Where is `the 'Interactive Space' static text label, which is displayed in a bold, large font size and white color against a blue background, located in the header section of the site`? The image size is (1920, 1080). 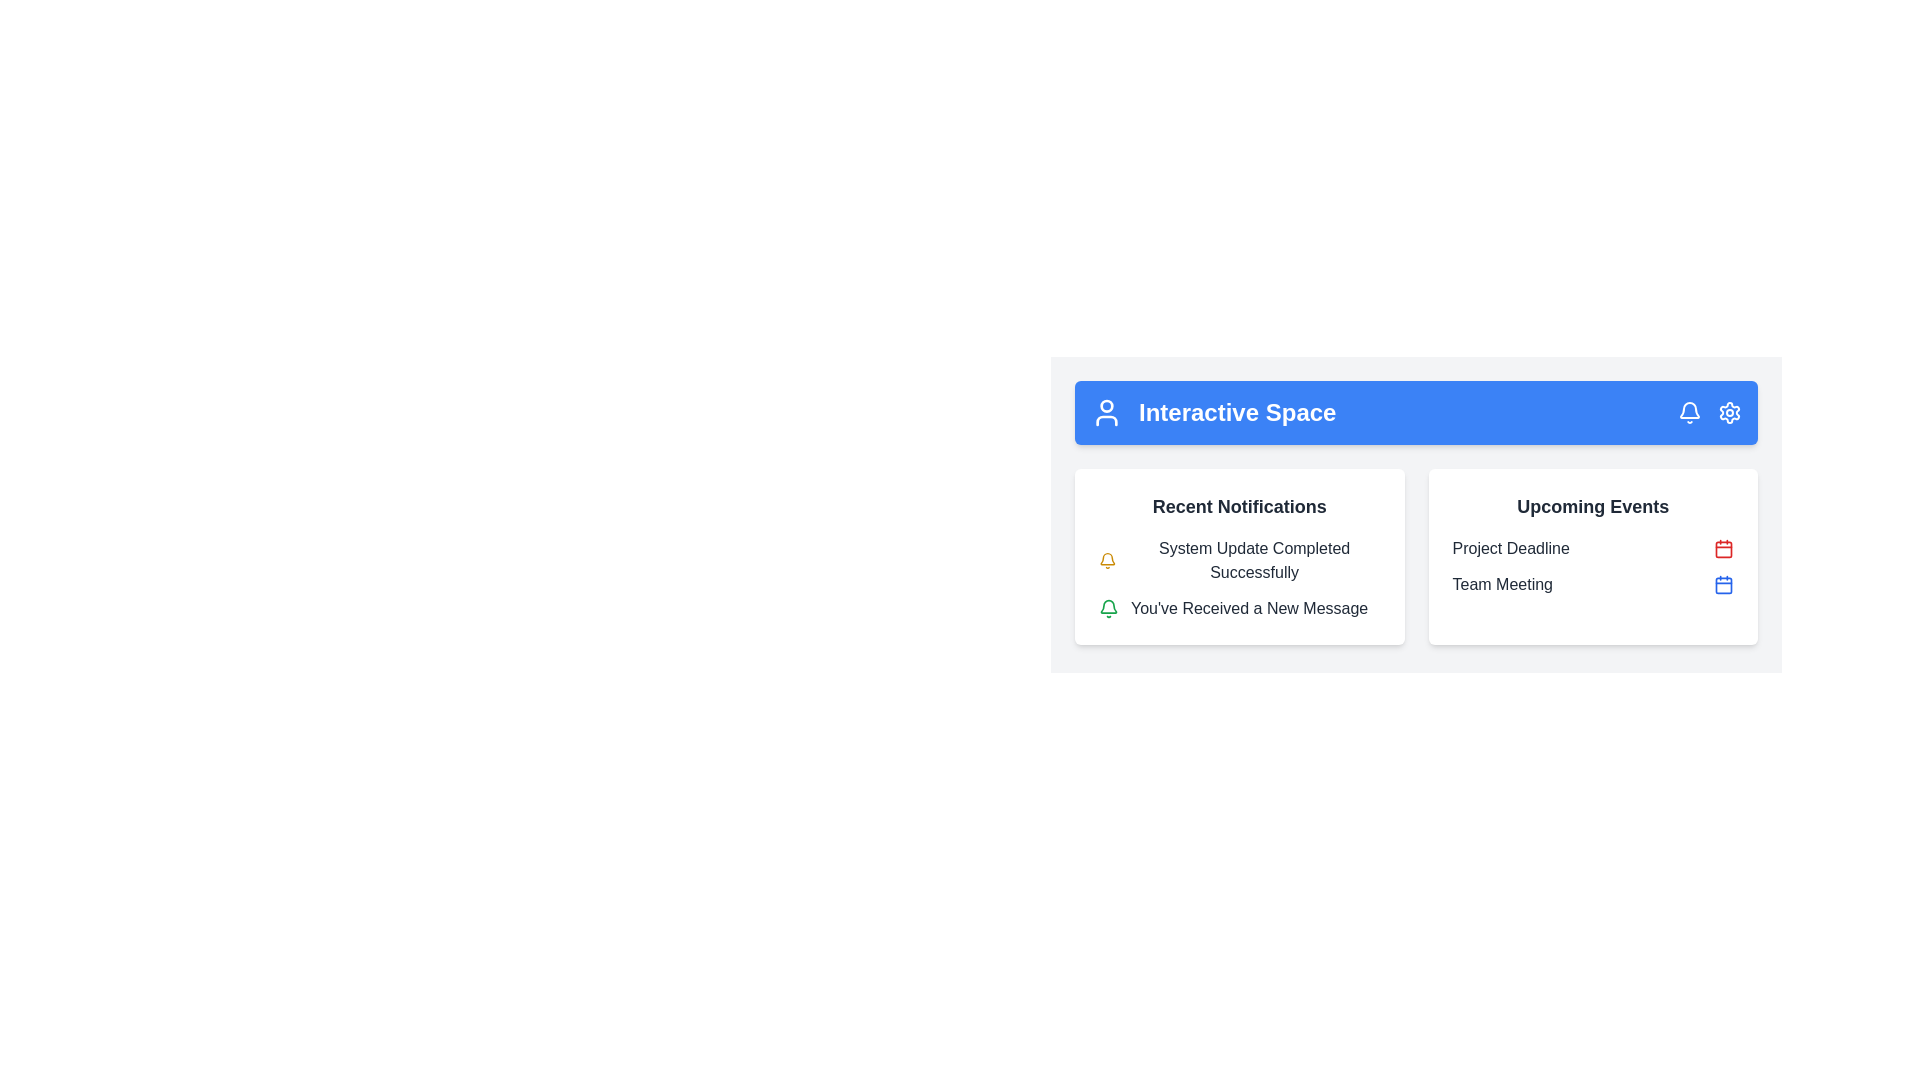 the 'Interactive Space' static text label, which is displayed in a bold, large font size and white color against a blue background, located in the header section of the site is located at coordinates (1236, 411).